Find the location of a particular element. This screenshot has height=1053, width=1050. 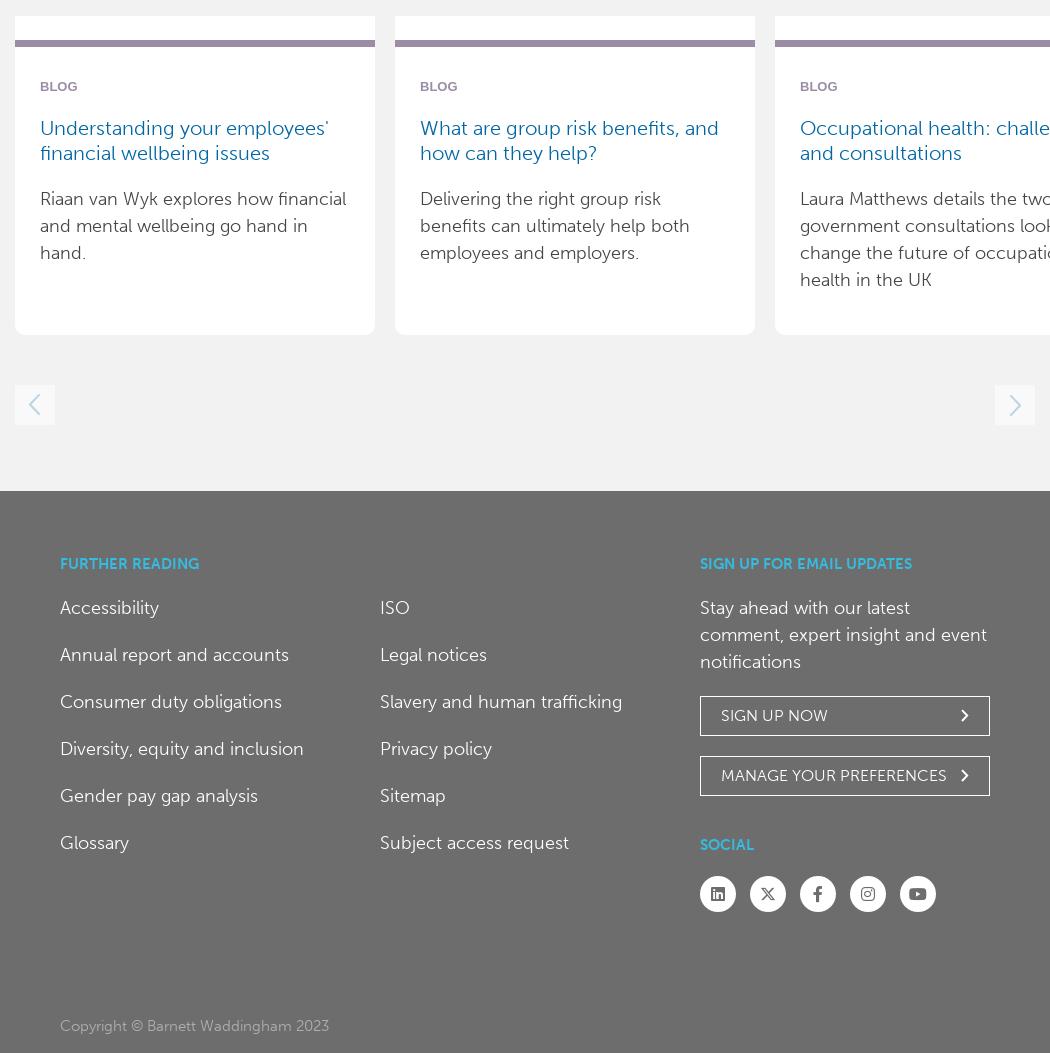

'Delivering the right group risk benefits can ultimately help both employees and employers.' is located at coordinates (555, 225).